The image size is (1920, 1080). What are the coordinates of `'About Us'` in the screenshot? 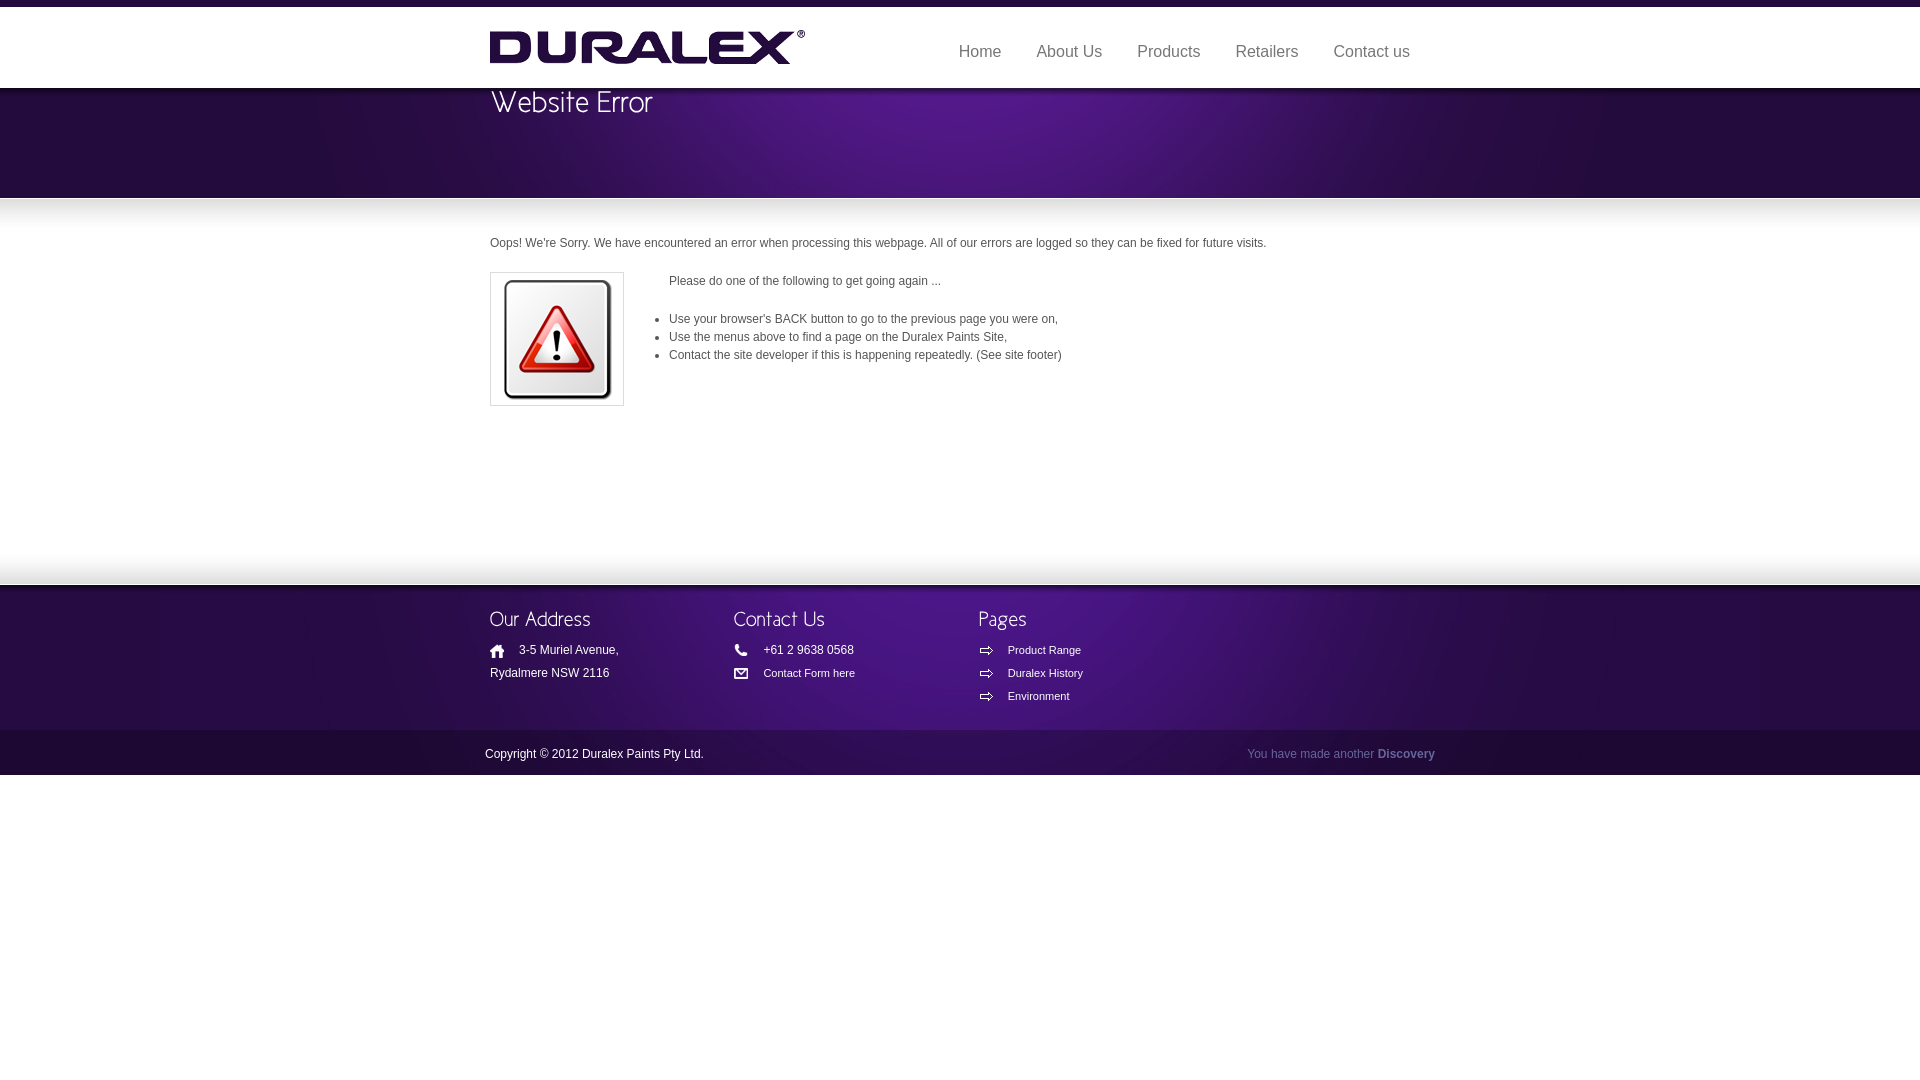 It's located at (1068, 51).